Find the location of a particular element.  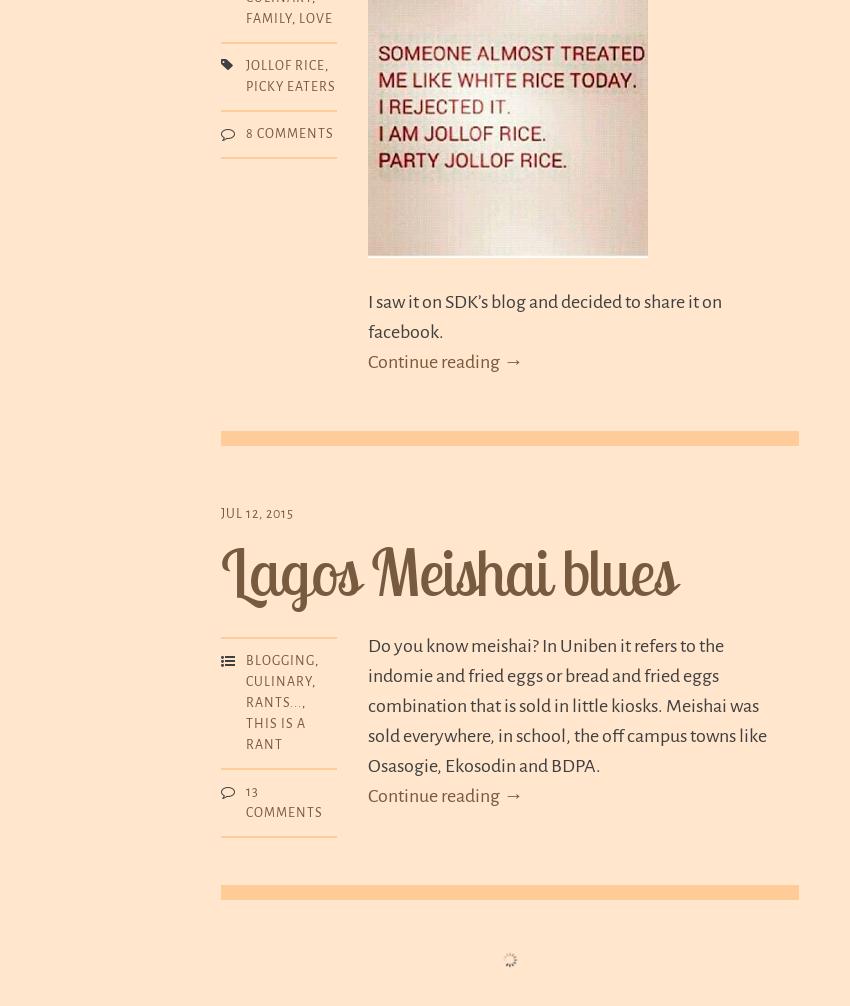

'Love' is located at coordinates (316, 19).